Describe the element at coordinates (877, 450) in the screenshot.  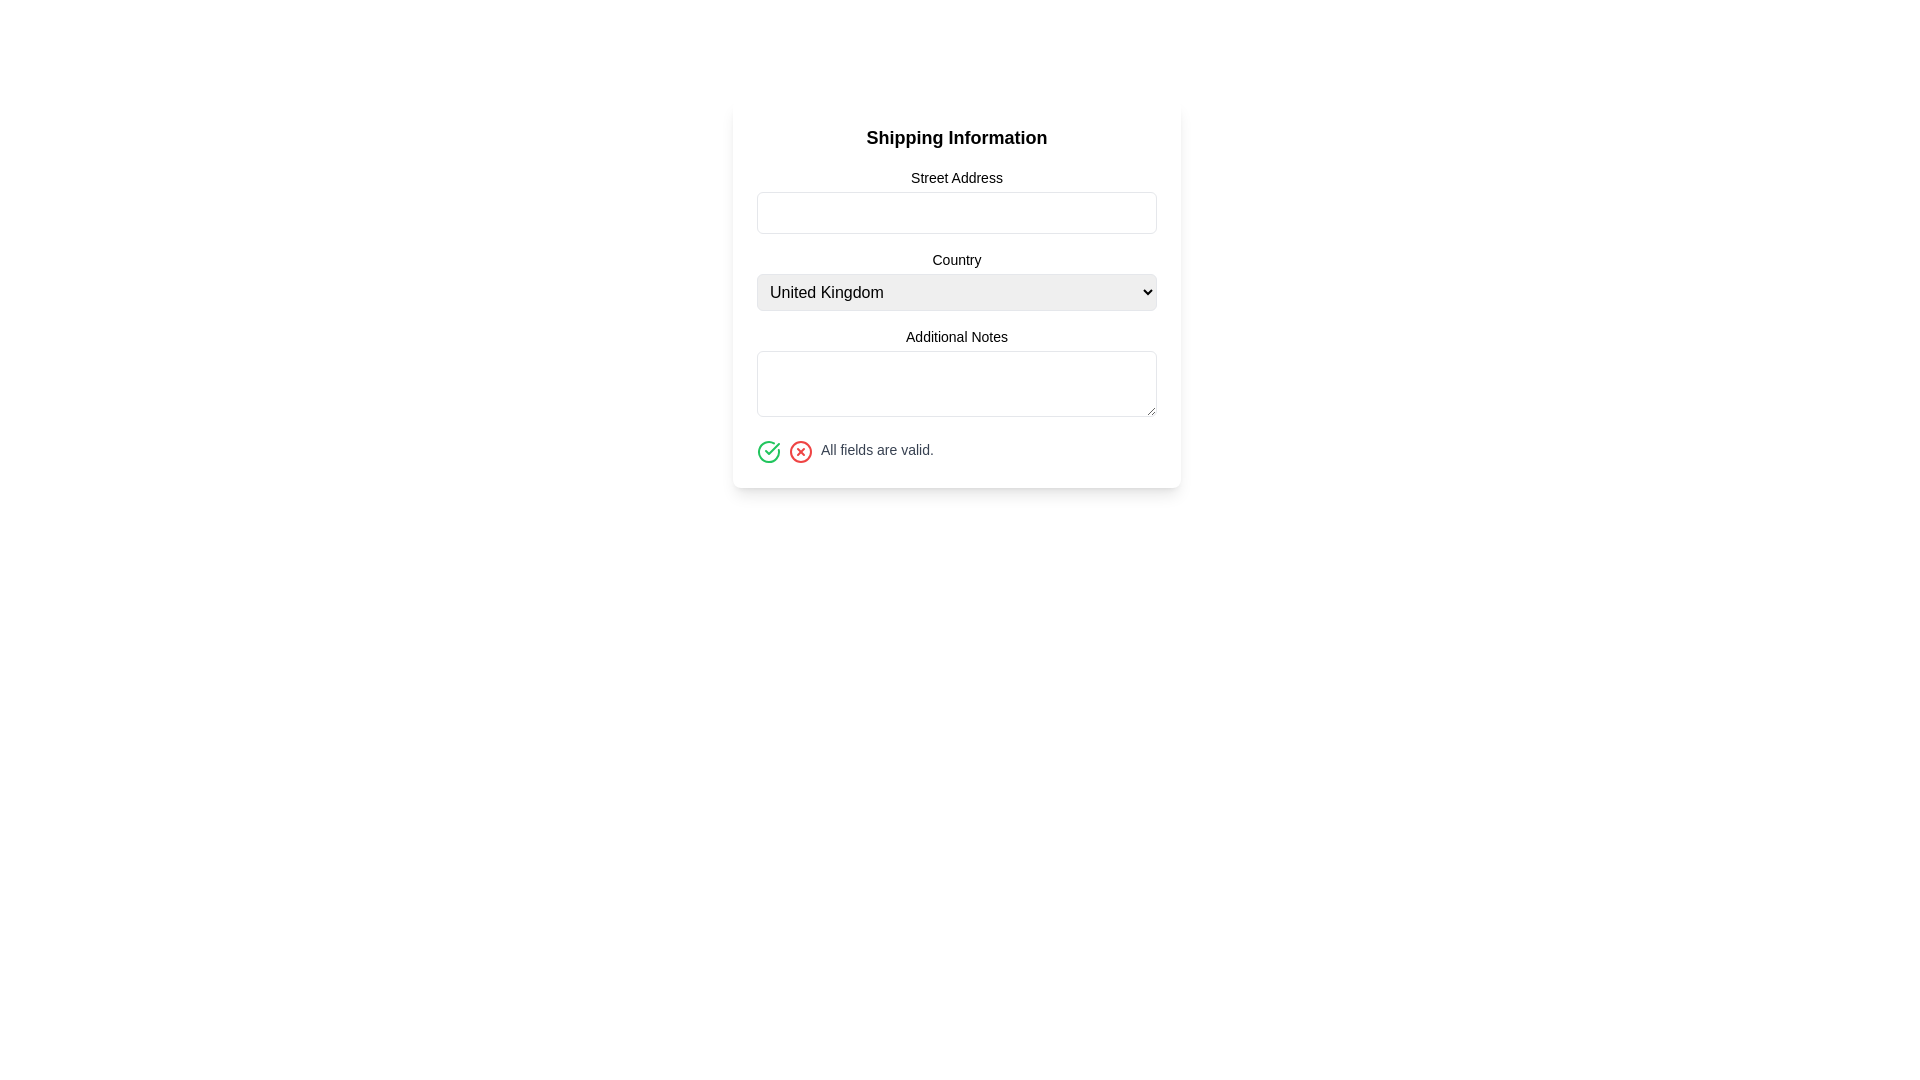
I see `the static text indicating that all form fields have been filled out correctly, located at the bottom-left corner of the form, to the right of the green checkmark and red cross icons` at that location.